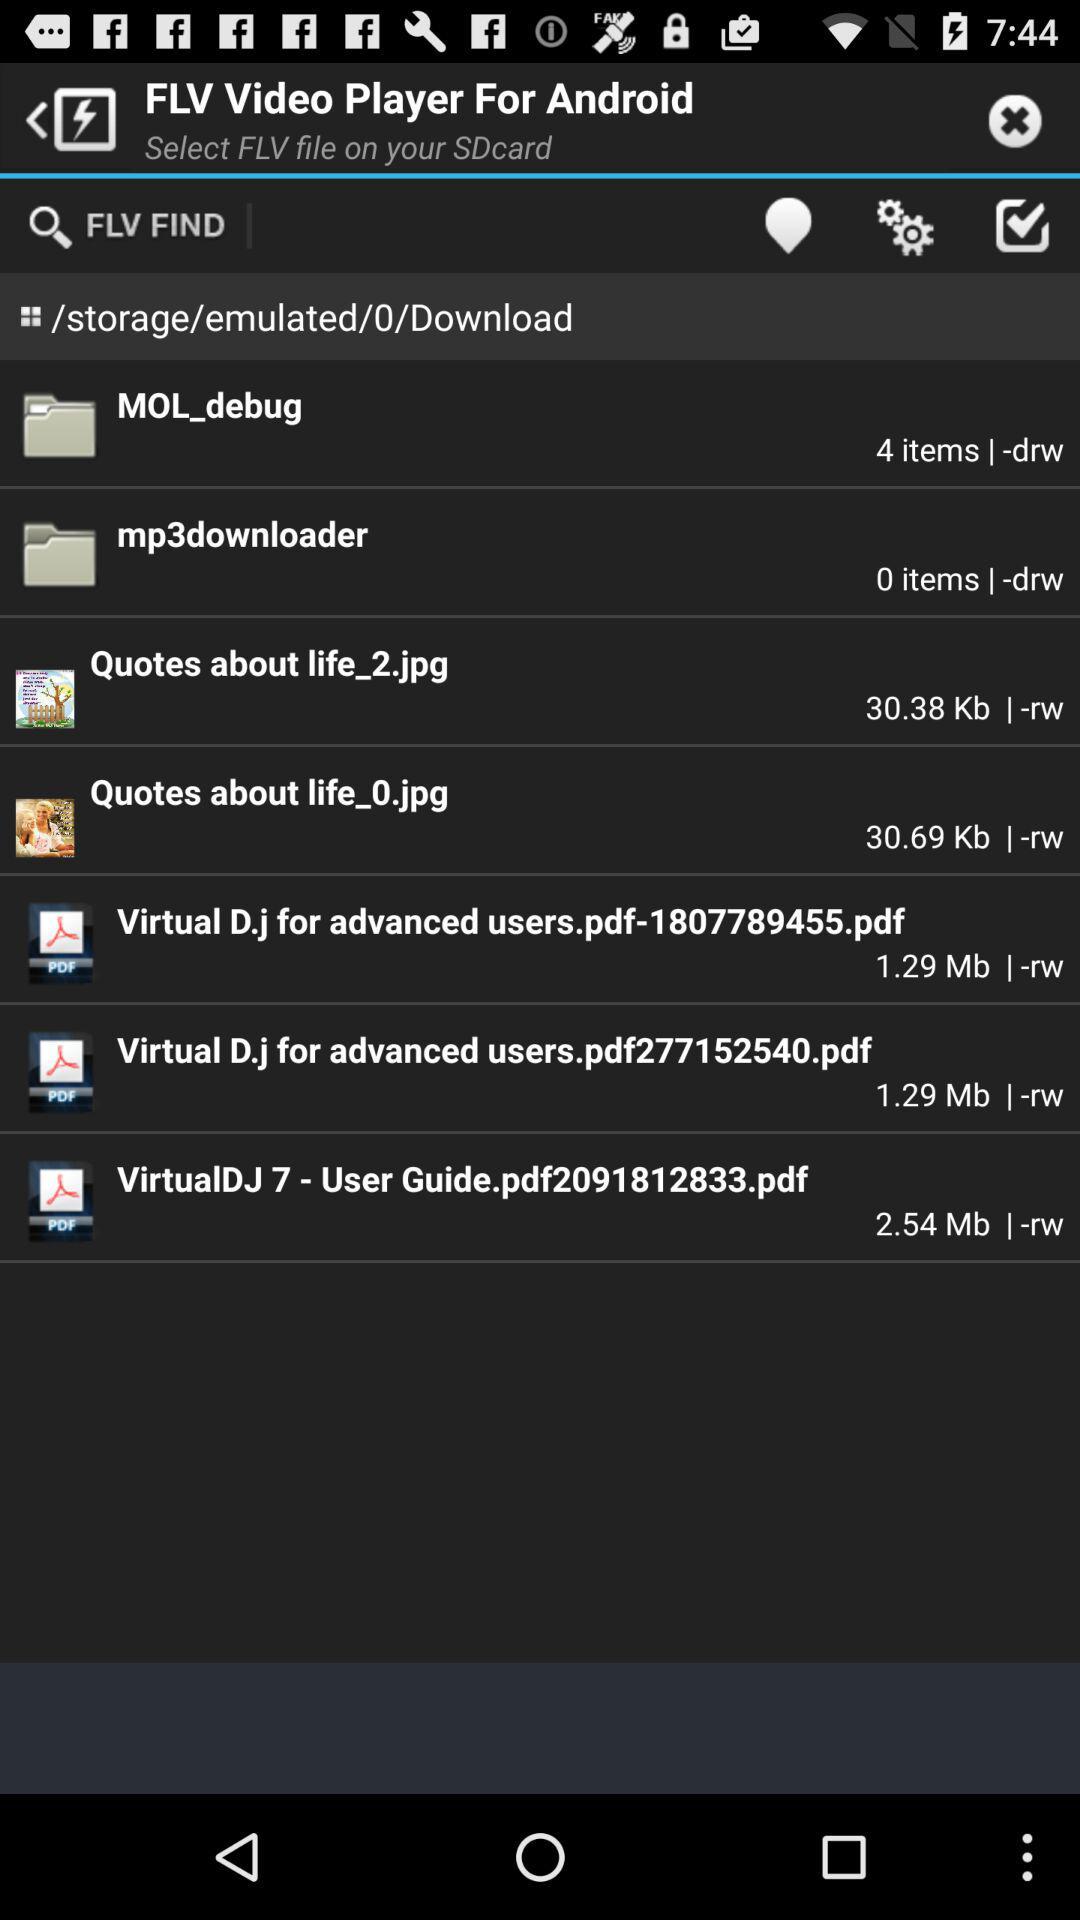  Describe the element at coordinates (589, 533) in the screenshot. I see `the icon above the 0 items | -drw app` at that location.